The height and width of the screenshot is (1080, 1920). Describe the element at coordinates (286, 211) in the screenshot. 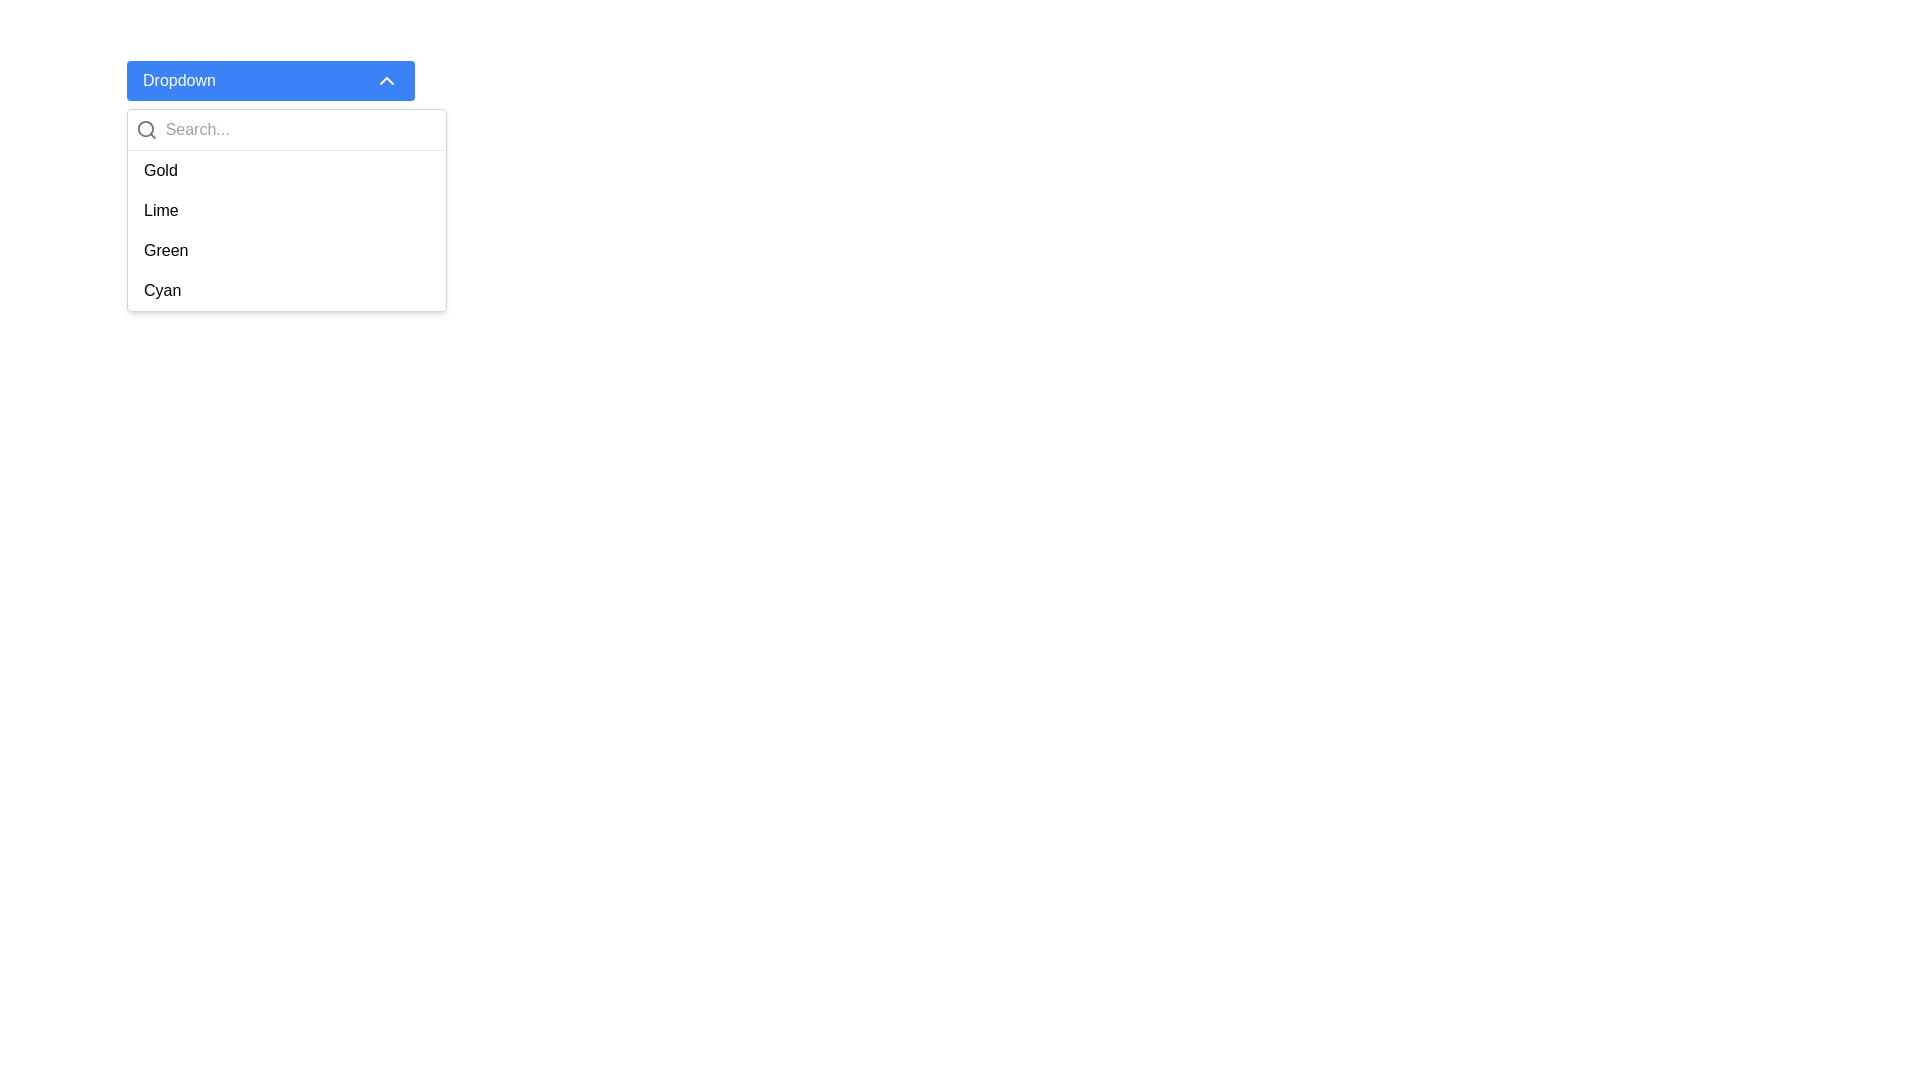

I see `the dropdown menu item labeled 'Lime'` at that location.